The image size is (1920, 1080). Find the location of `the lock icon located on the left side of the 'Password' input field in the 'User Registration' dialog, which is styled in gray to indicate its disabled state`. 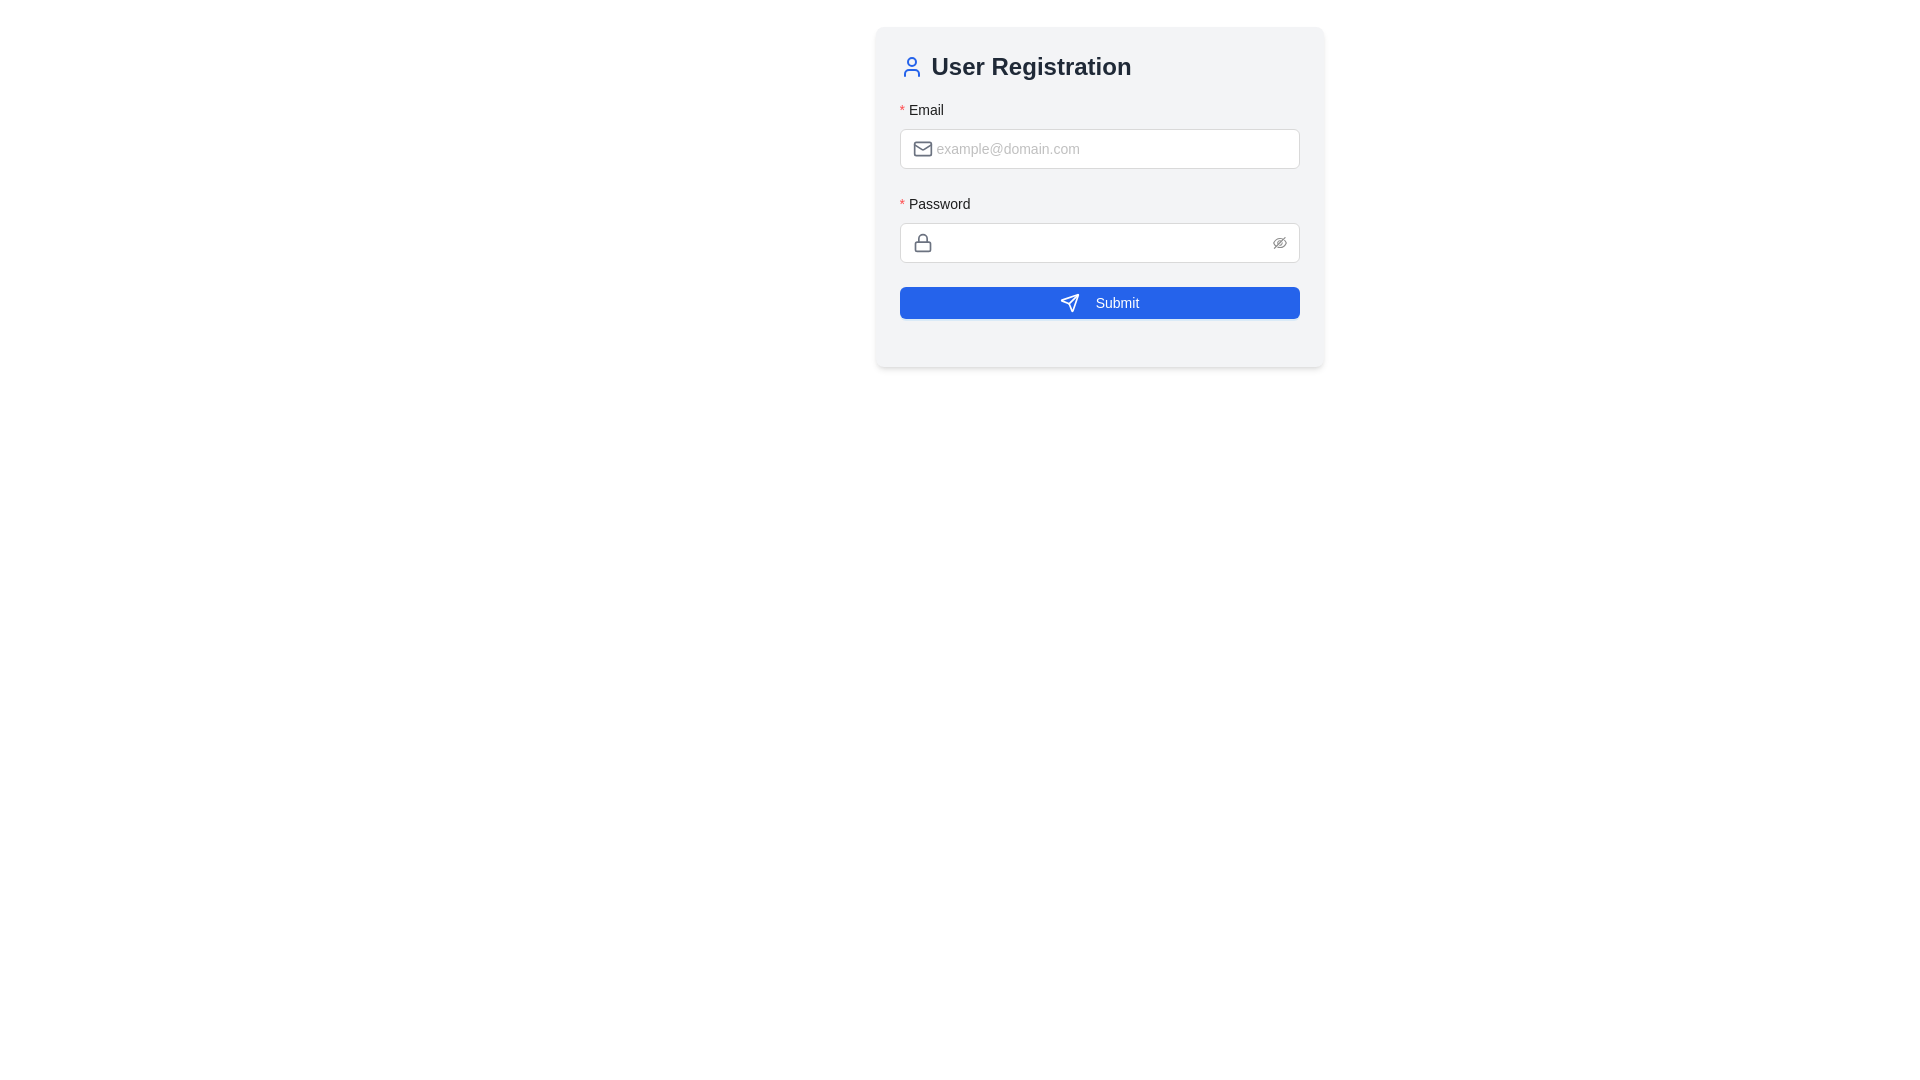

the lock icon located on the left side of the 'Password' input field in the 'User Registration' dialog, which is styled in gray to indicate its disabled state is located at coordinates (921, 242).